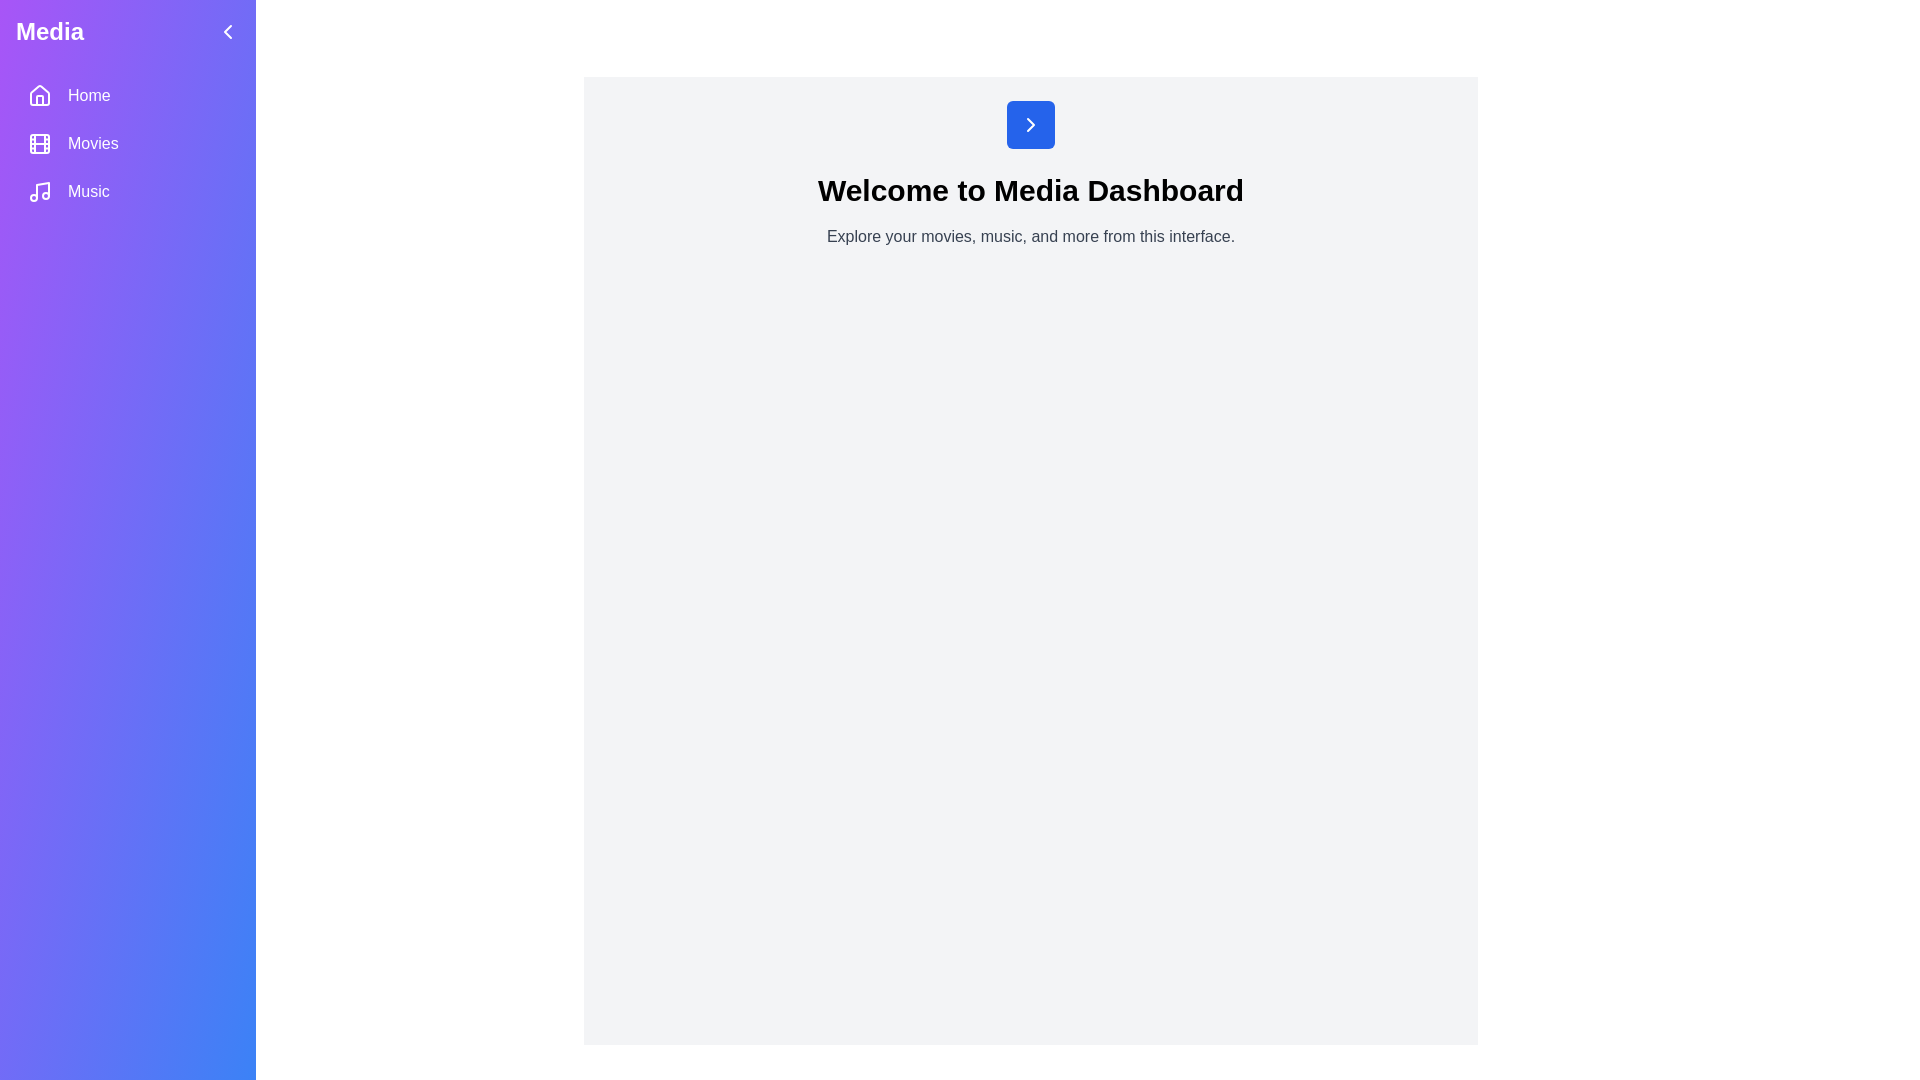  I want to click on the Movies section in the sidebar, so click(127, 142).